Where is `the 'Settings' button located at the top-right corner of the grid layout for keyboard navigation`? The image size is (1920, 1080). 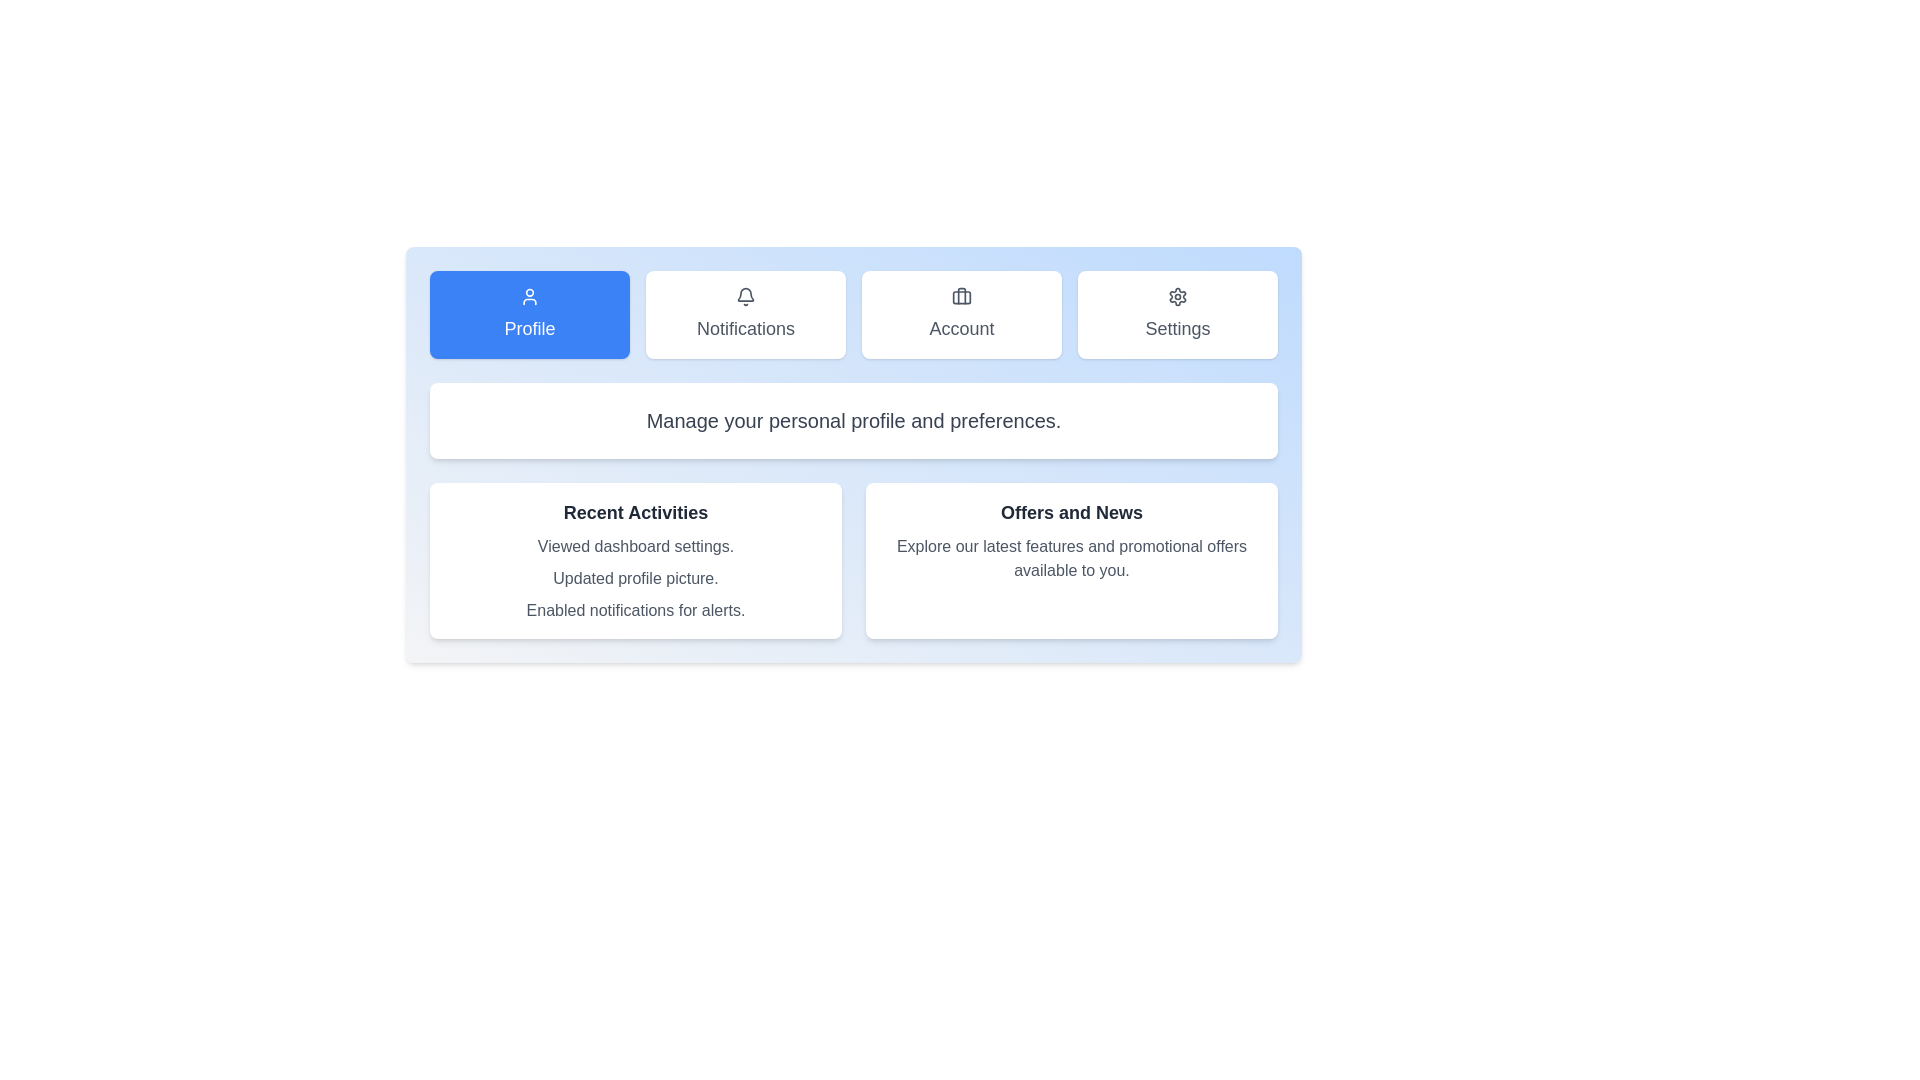
the 'Settings' button located at the top-right corner of the grid layout for keyboard navigation is located at coordinates (1177, 315).